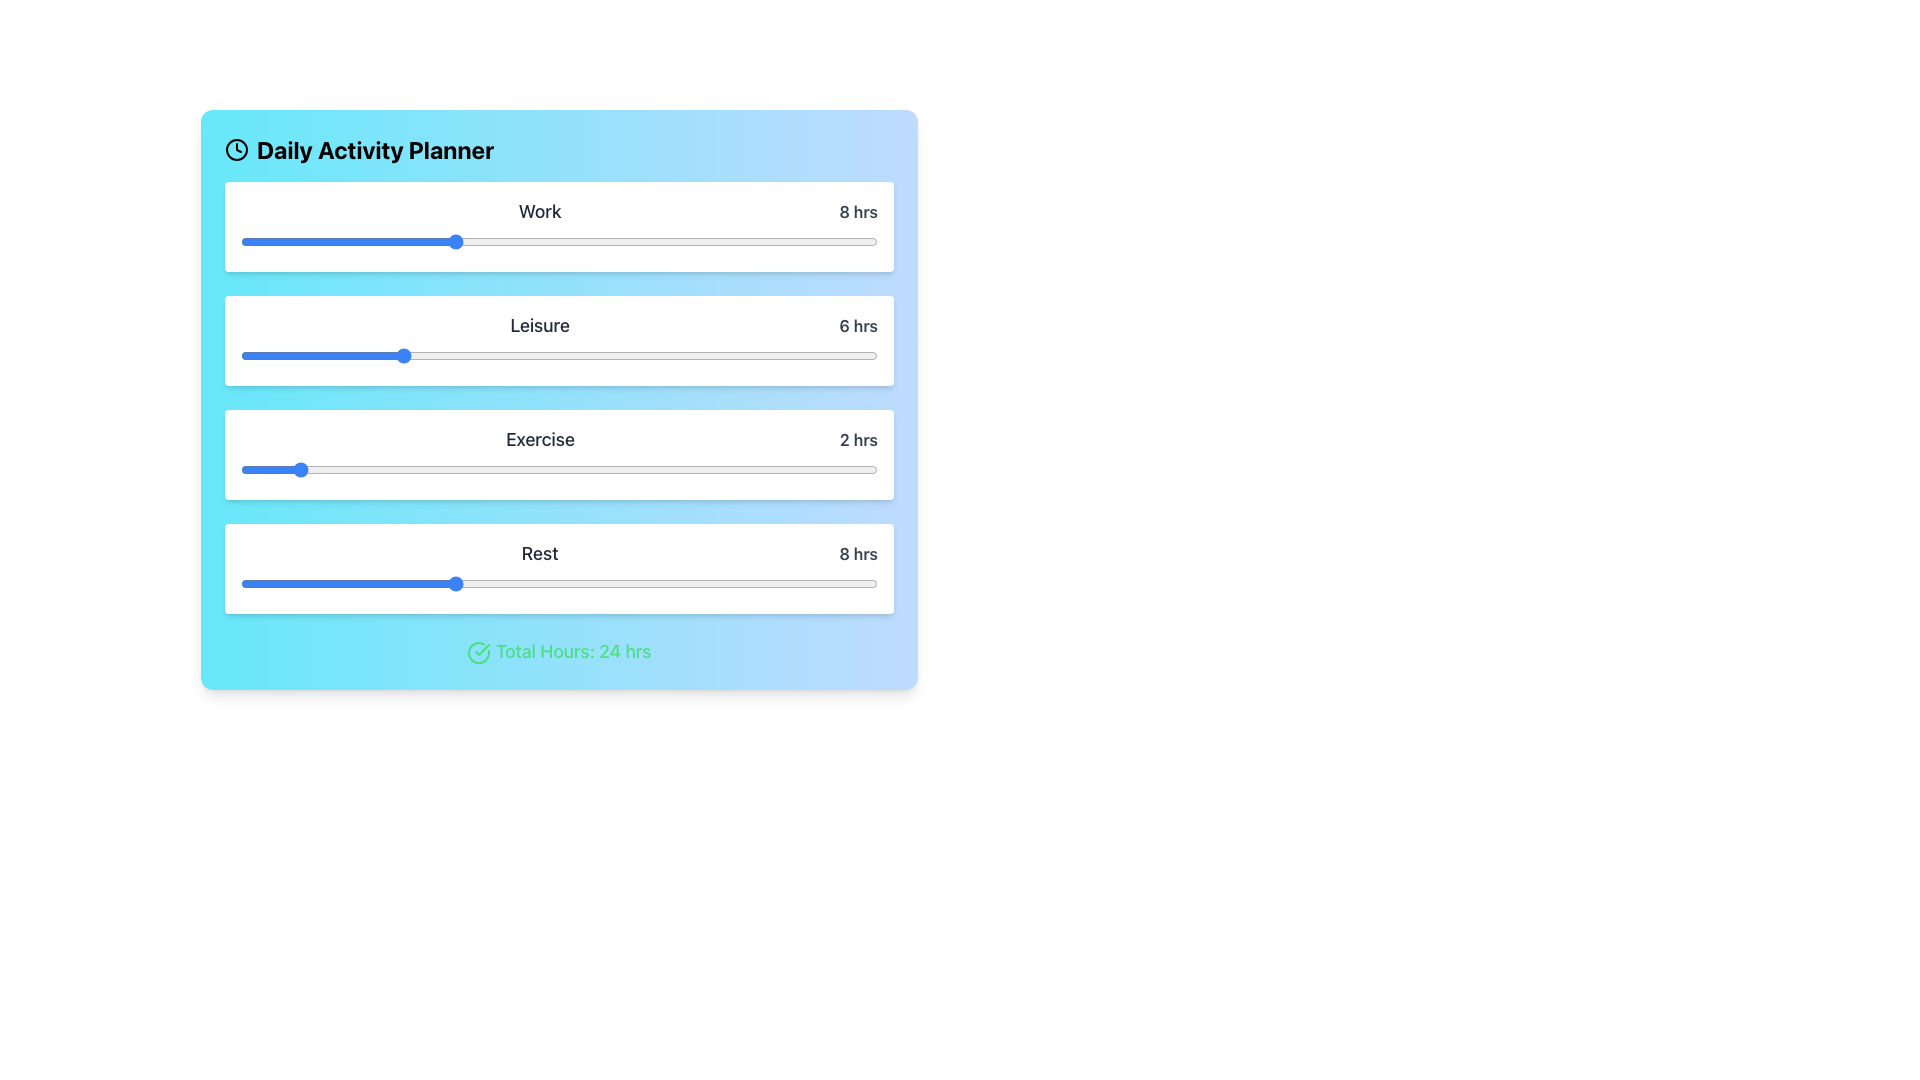  Describe the element at coordinates (638, 470) in the screenshot. I see `the Exercise duration` at that location.